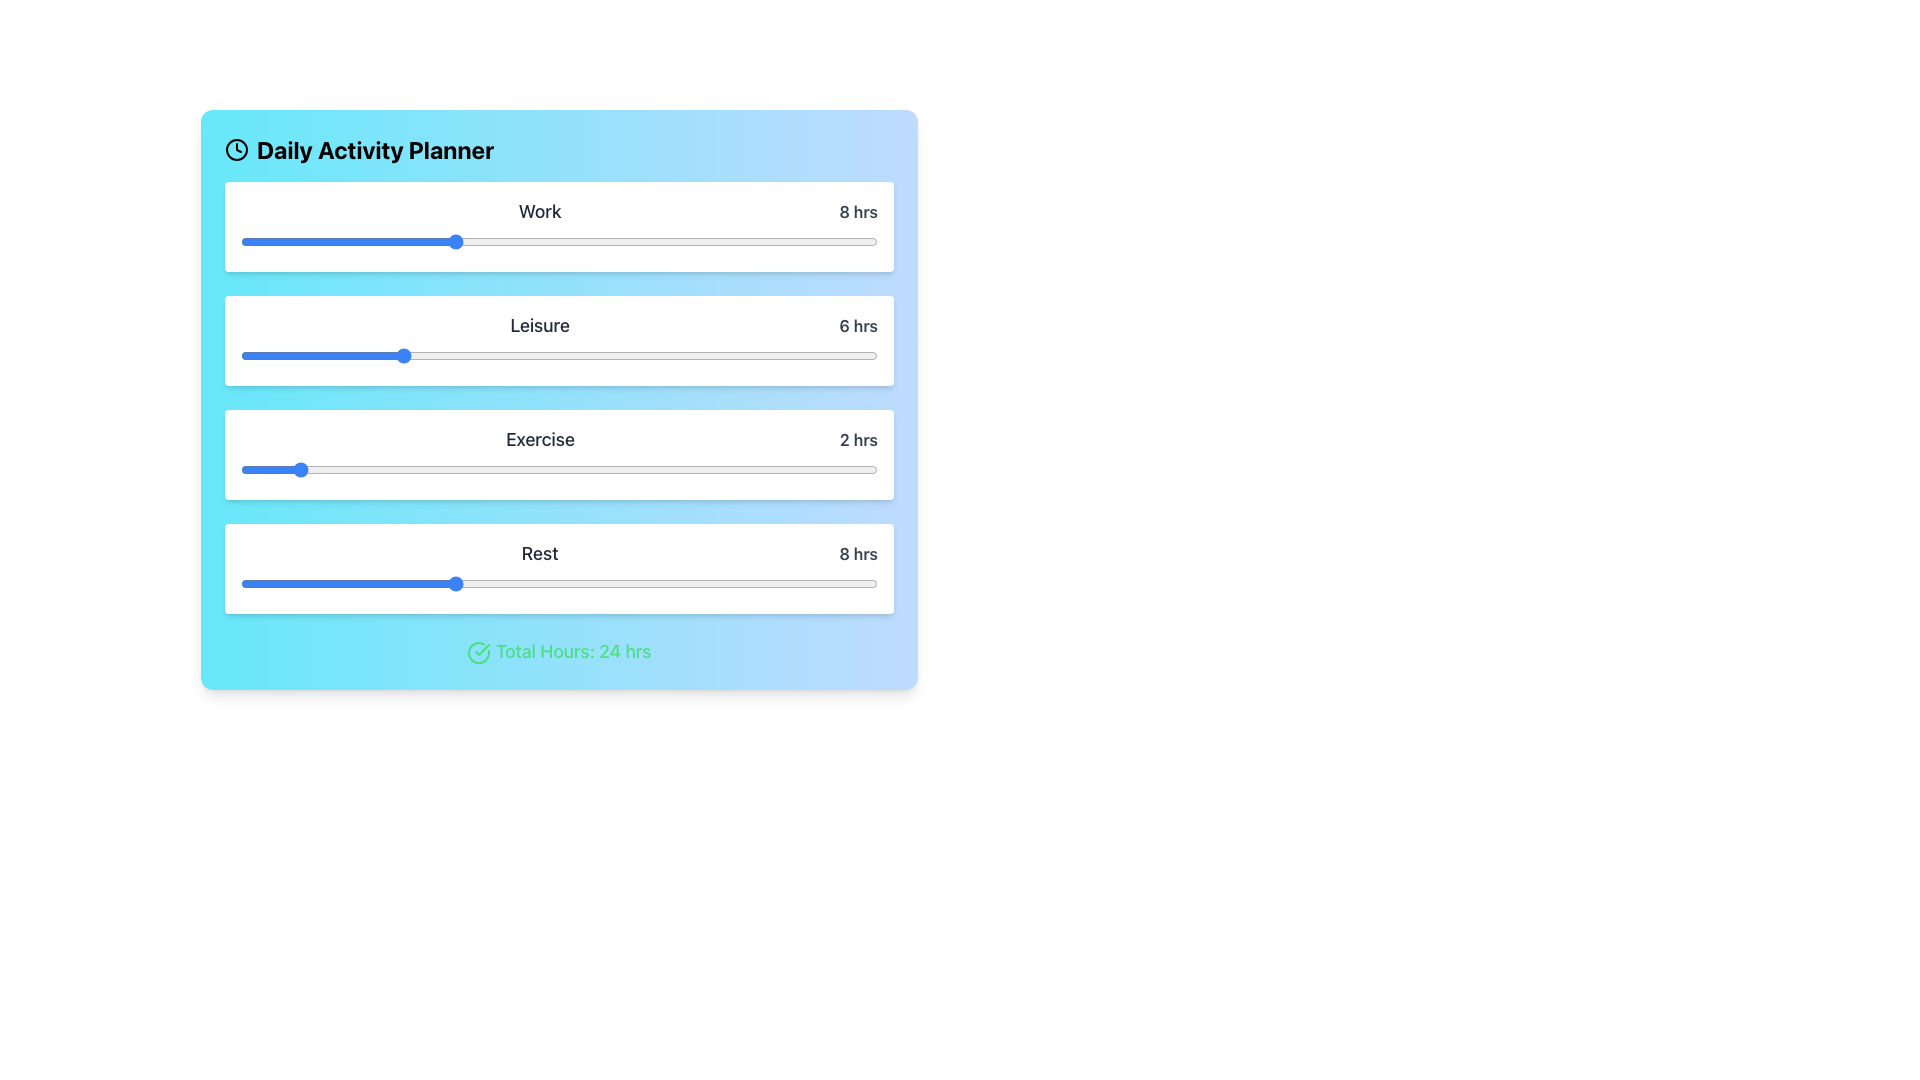  Describe the element at coordinates (638, 470) in the screenshot. I see `the Exercise duration` at that location.